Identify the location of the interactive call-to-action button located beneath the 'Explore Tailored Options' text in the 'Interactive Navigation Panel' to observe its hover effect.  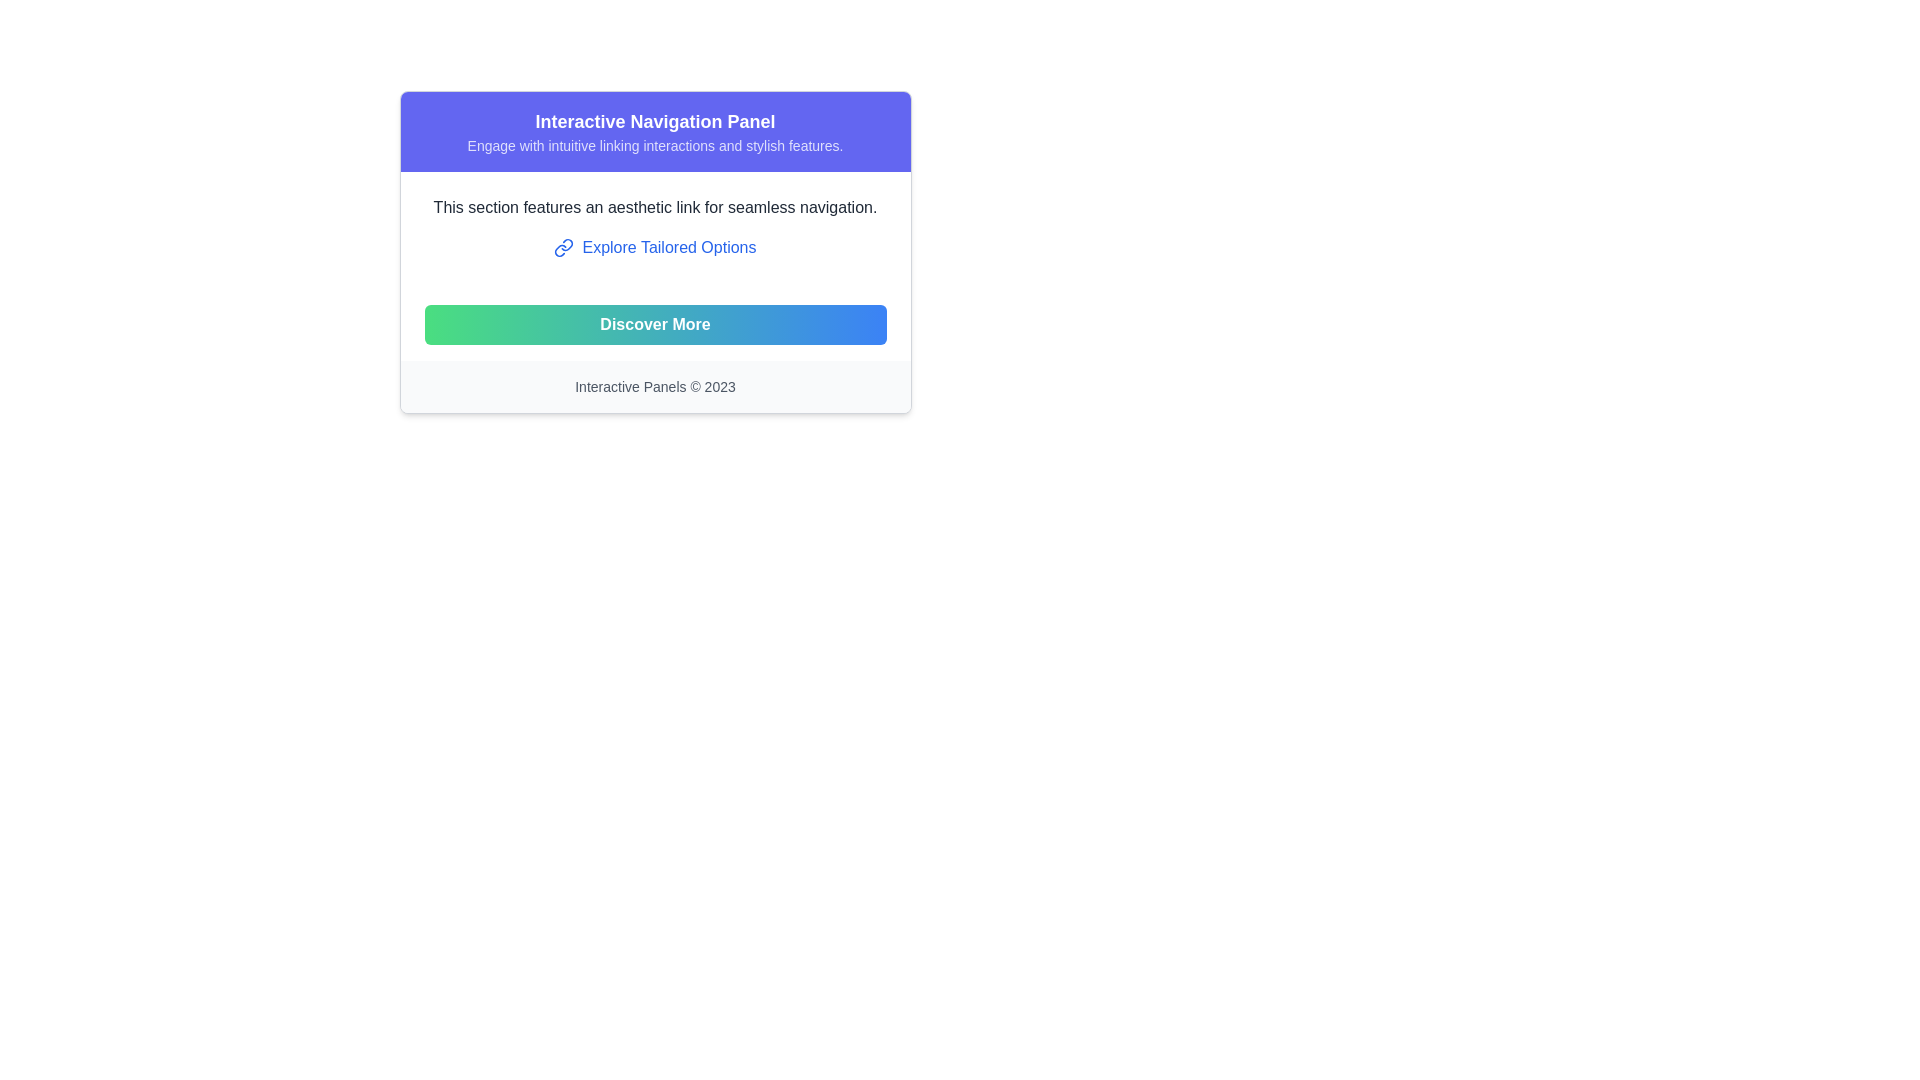
(655, 323).